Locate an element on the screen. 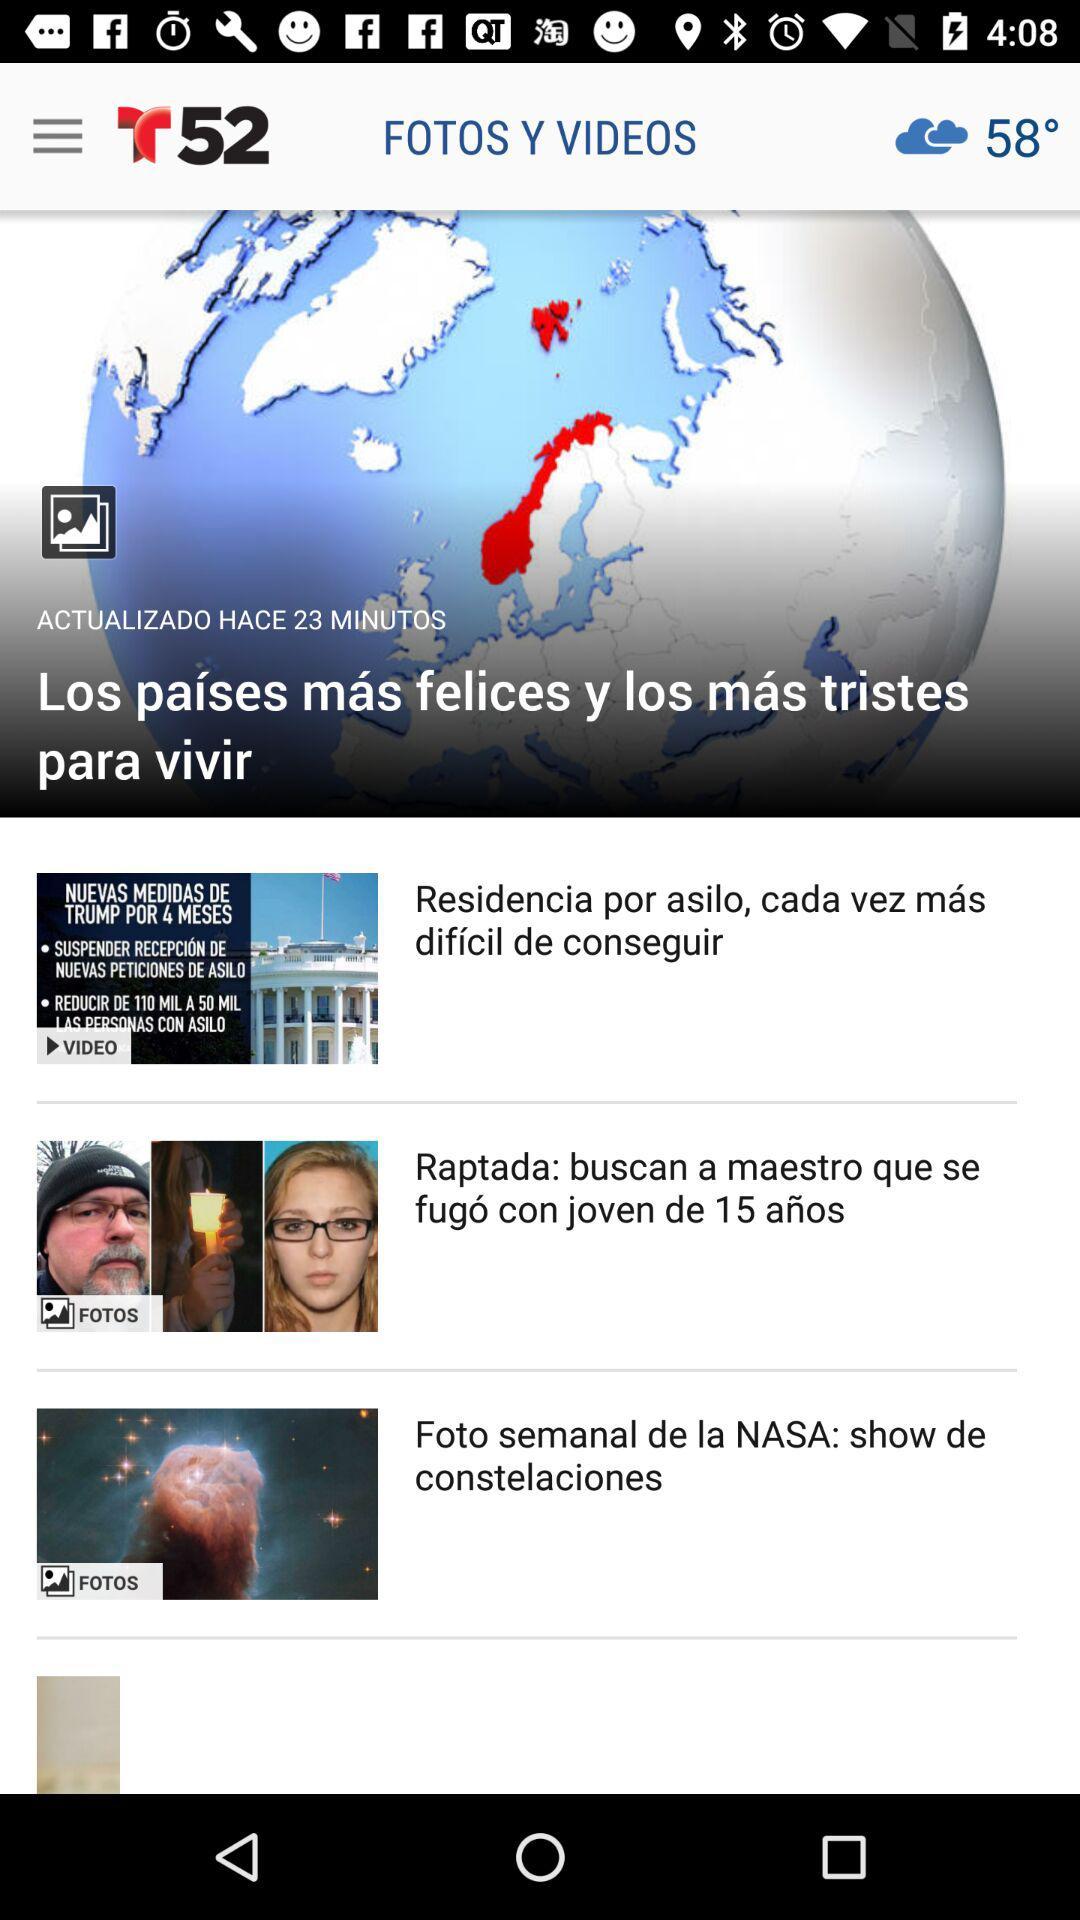 The height and width of the screenshot is (1920, 1080). watch video is located at coordinates (207, 1504).